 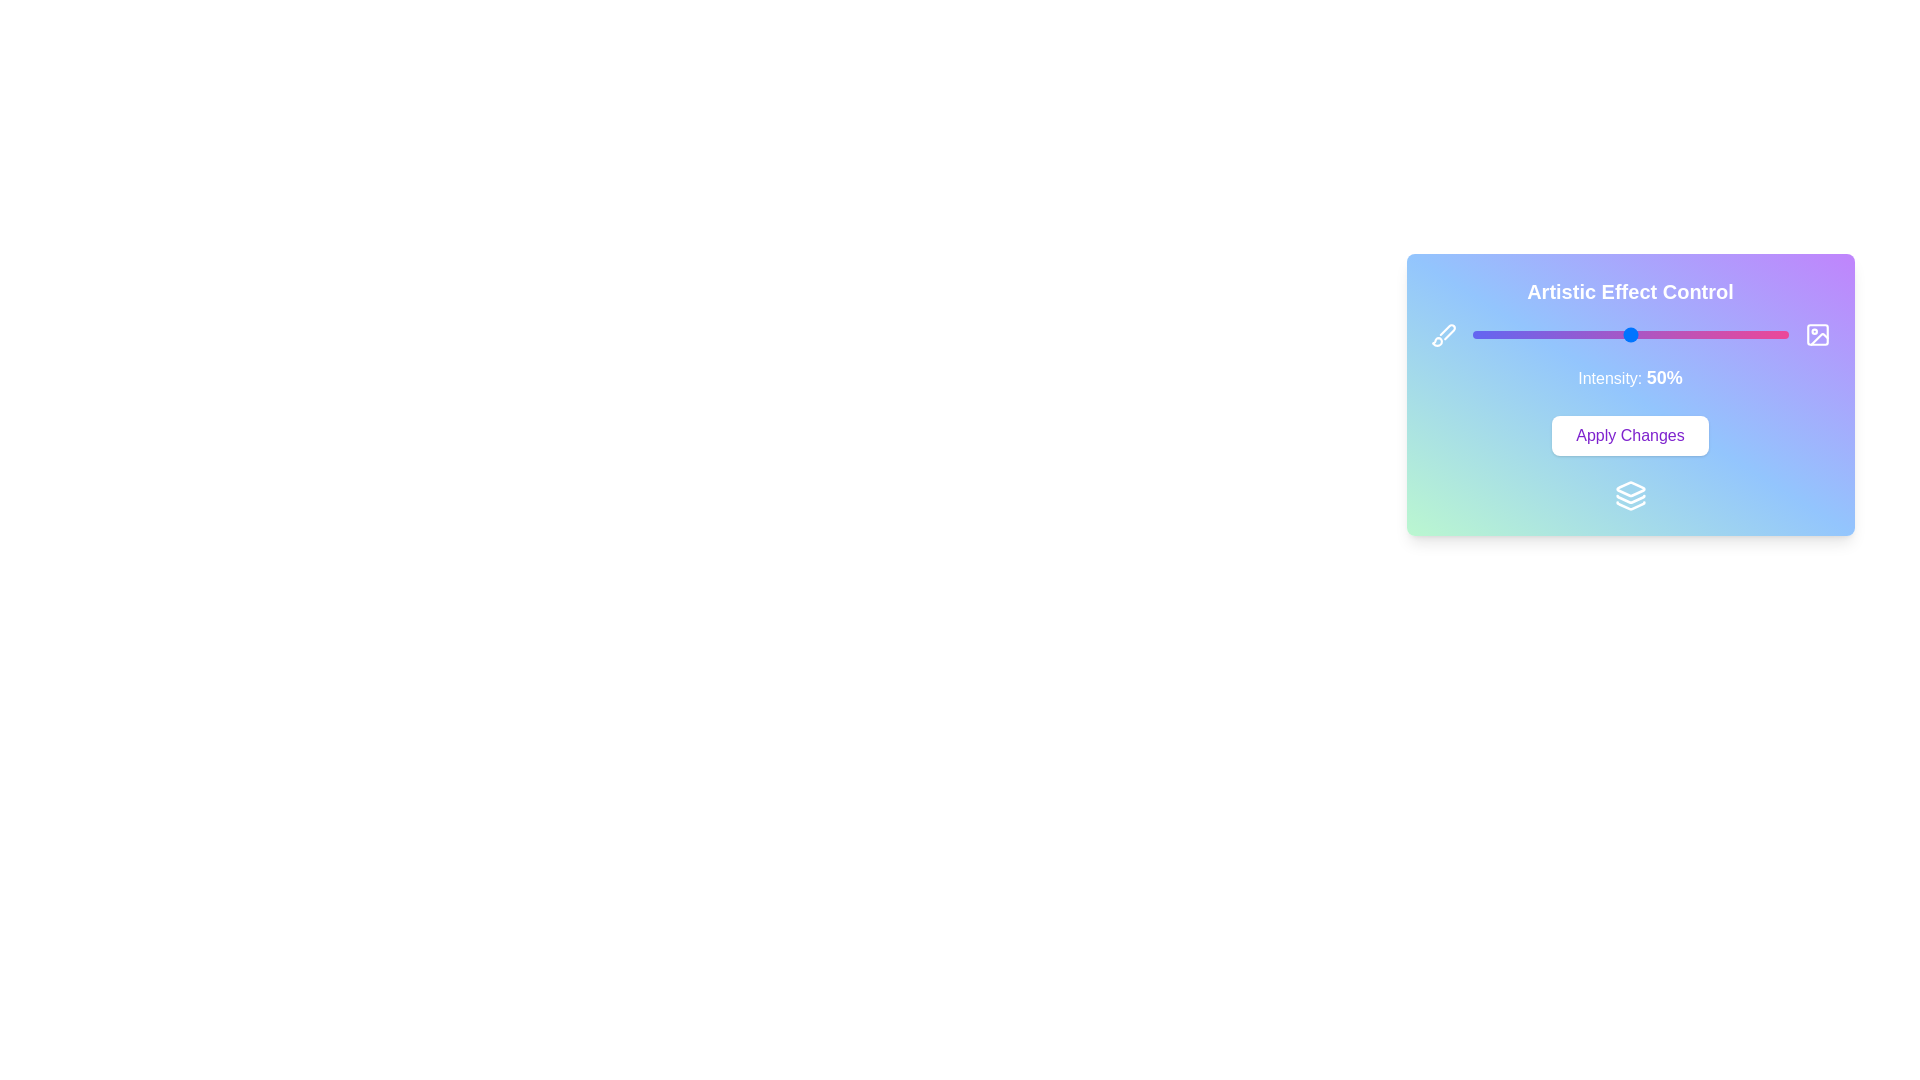 What do you see at coordinates (1443, 334) in the screenshot?
I see `the Brush icon to interact with it` at bounding box center [1443, 334].